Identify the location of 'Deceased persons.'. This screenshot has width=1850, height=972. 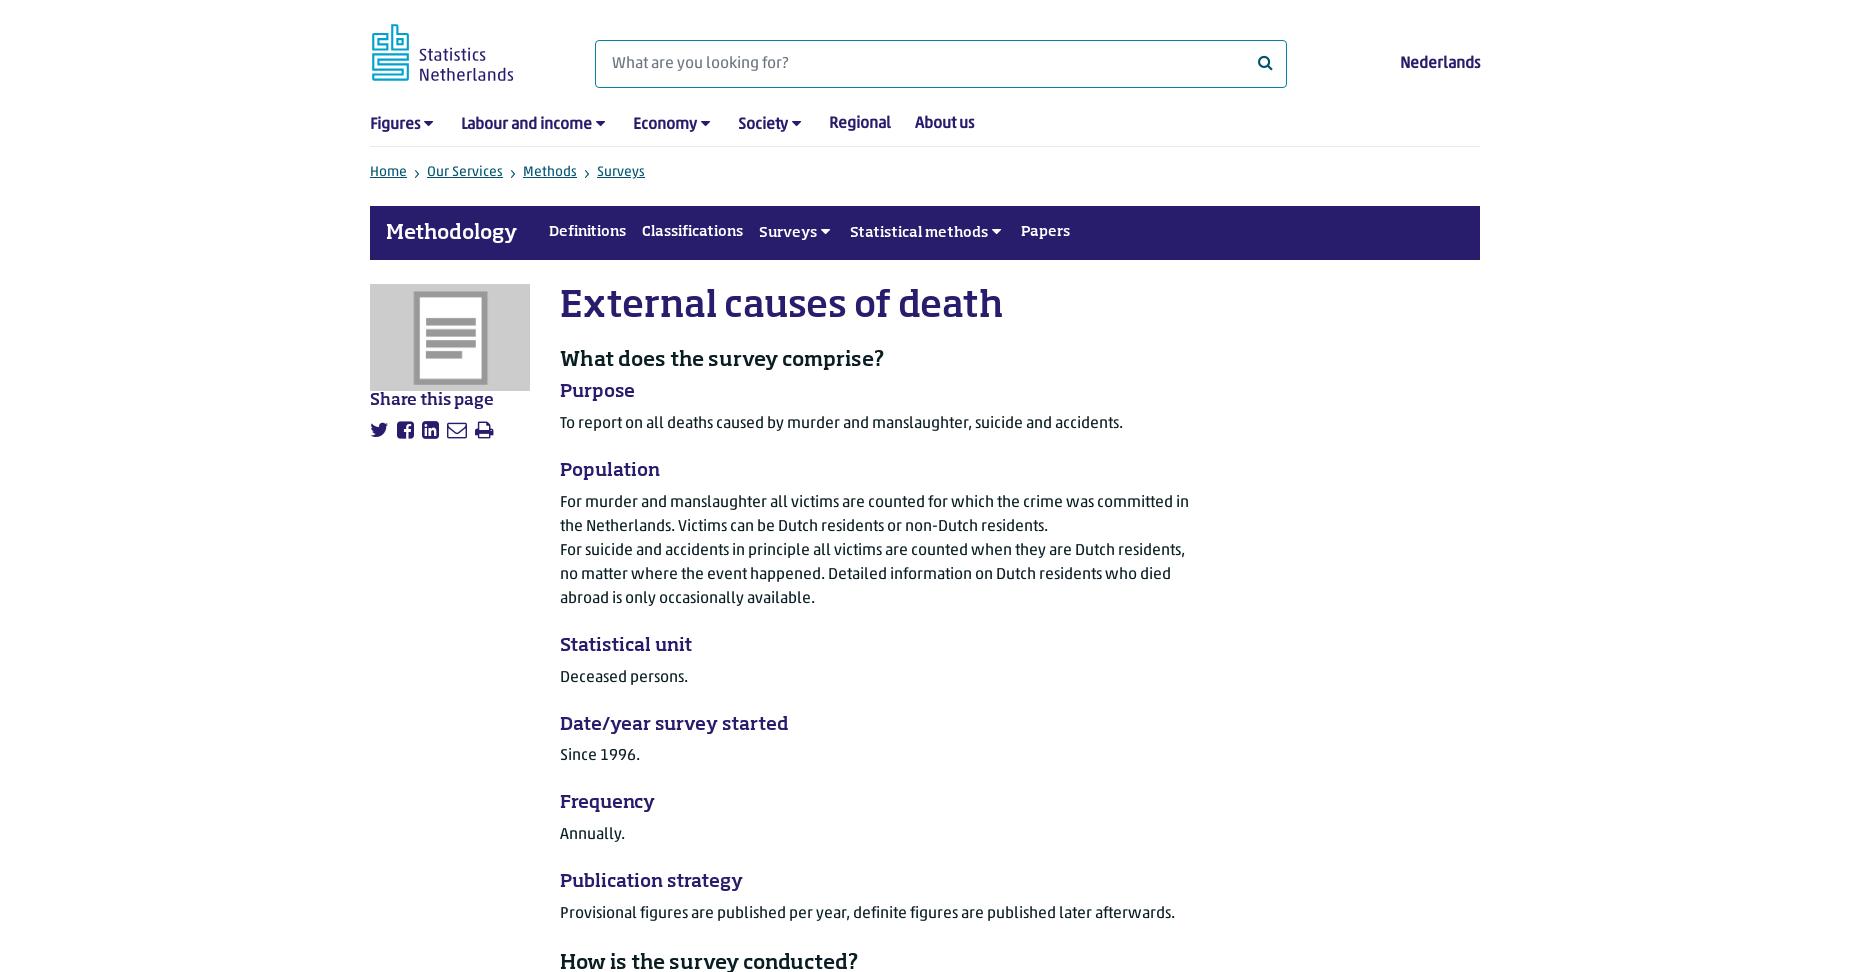
(624, 675).